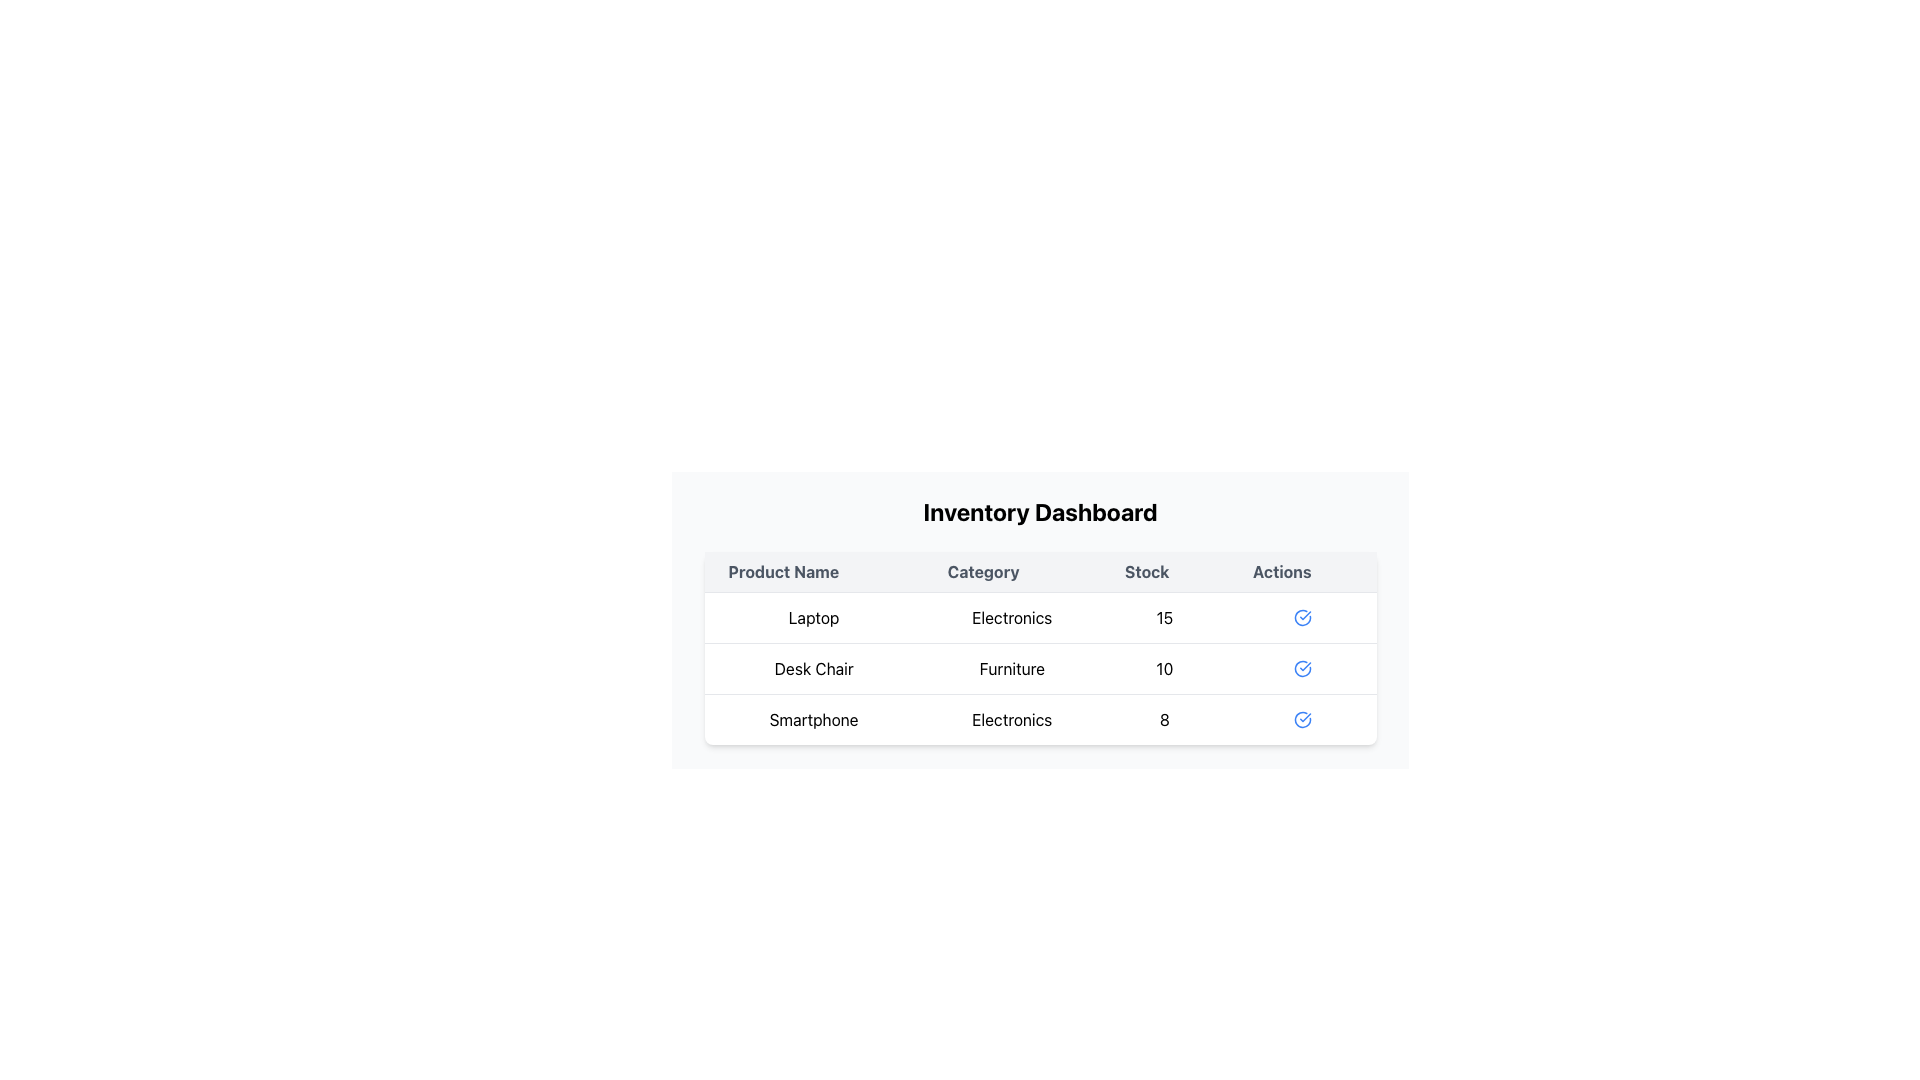 Image resolution: width=1920 pixels, height=1080 pixels. What do you see at coordinates (1040, 668) in the screenshot?
I see `the second table row displaying detailed information about the 'Desk Chair' inventory item in the 'Inventory Dashboard'` at bounding box center [1040, 668].